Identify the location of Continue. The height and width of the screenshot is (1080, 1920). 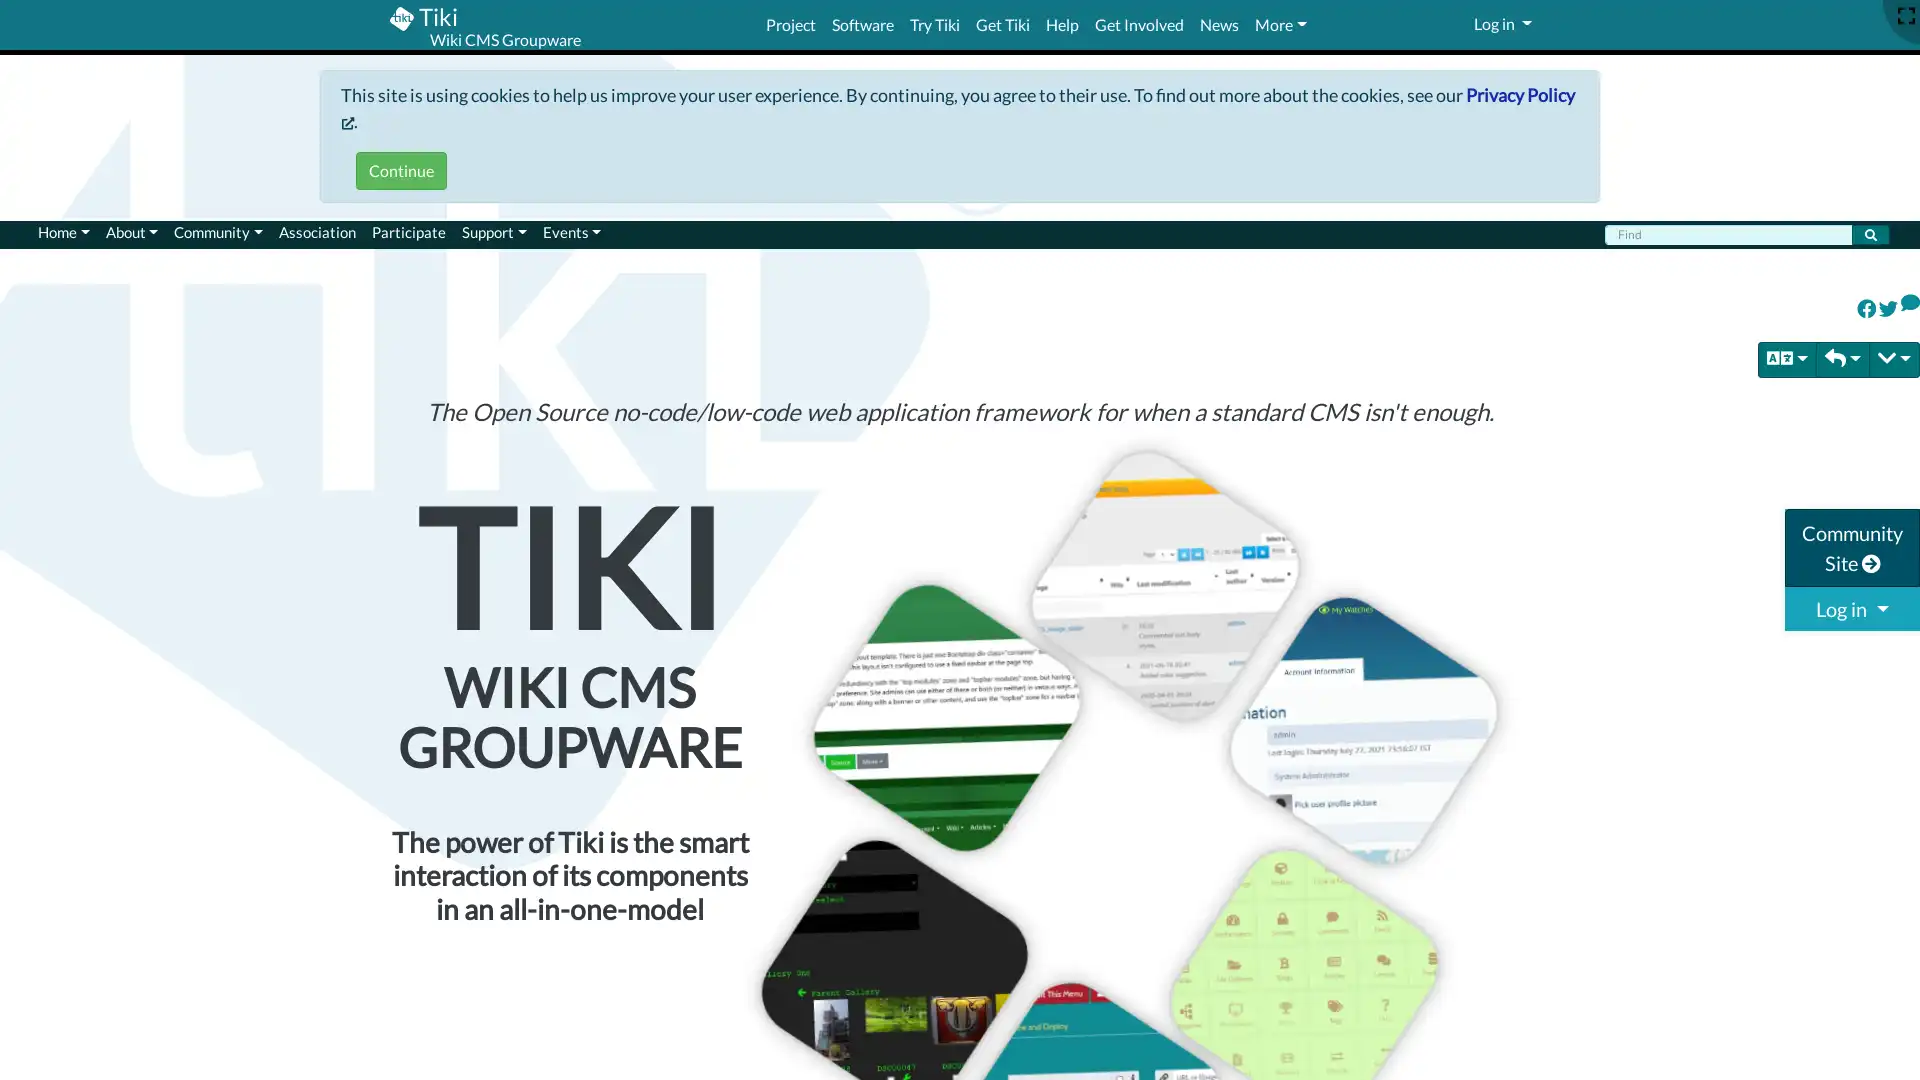
(400, 168).